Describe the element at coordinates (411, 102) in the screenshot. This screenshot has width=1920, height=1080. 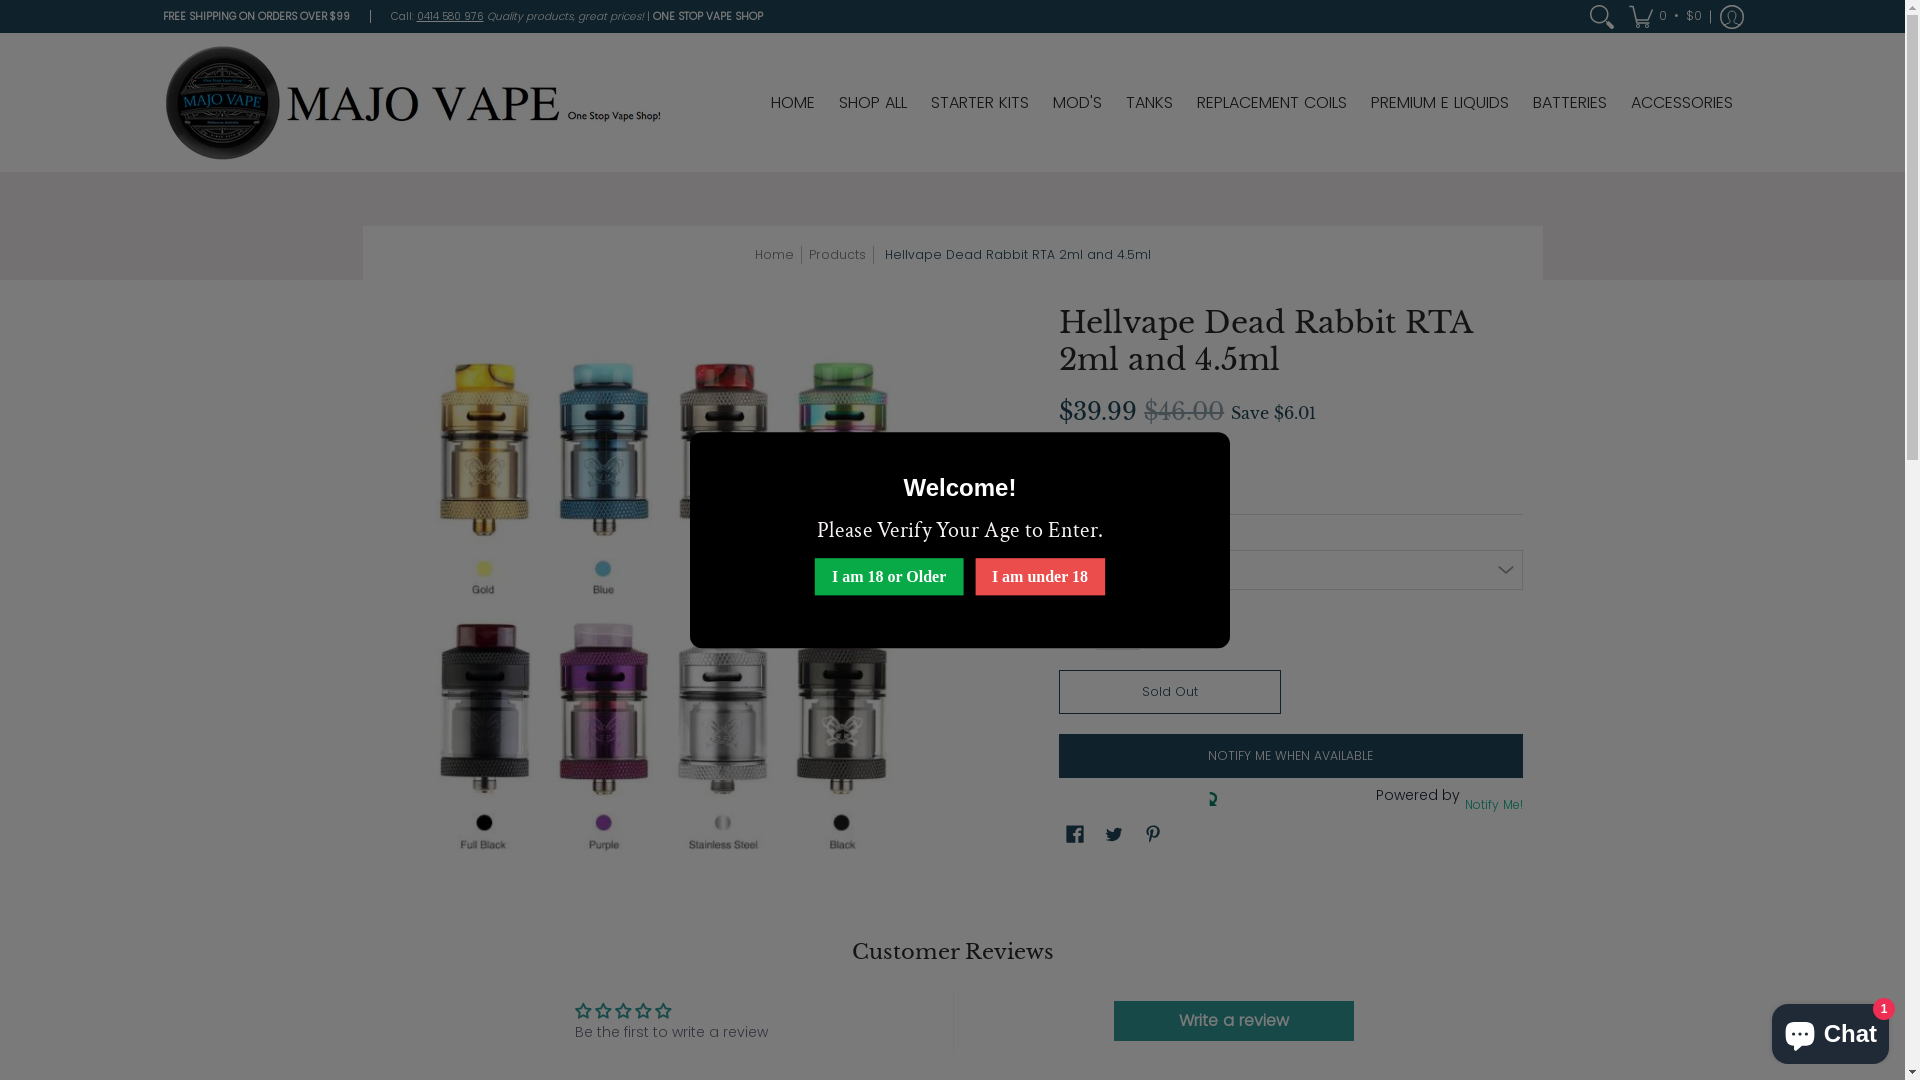
I see `'MajoVape '` at that location.